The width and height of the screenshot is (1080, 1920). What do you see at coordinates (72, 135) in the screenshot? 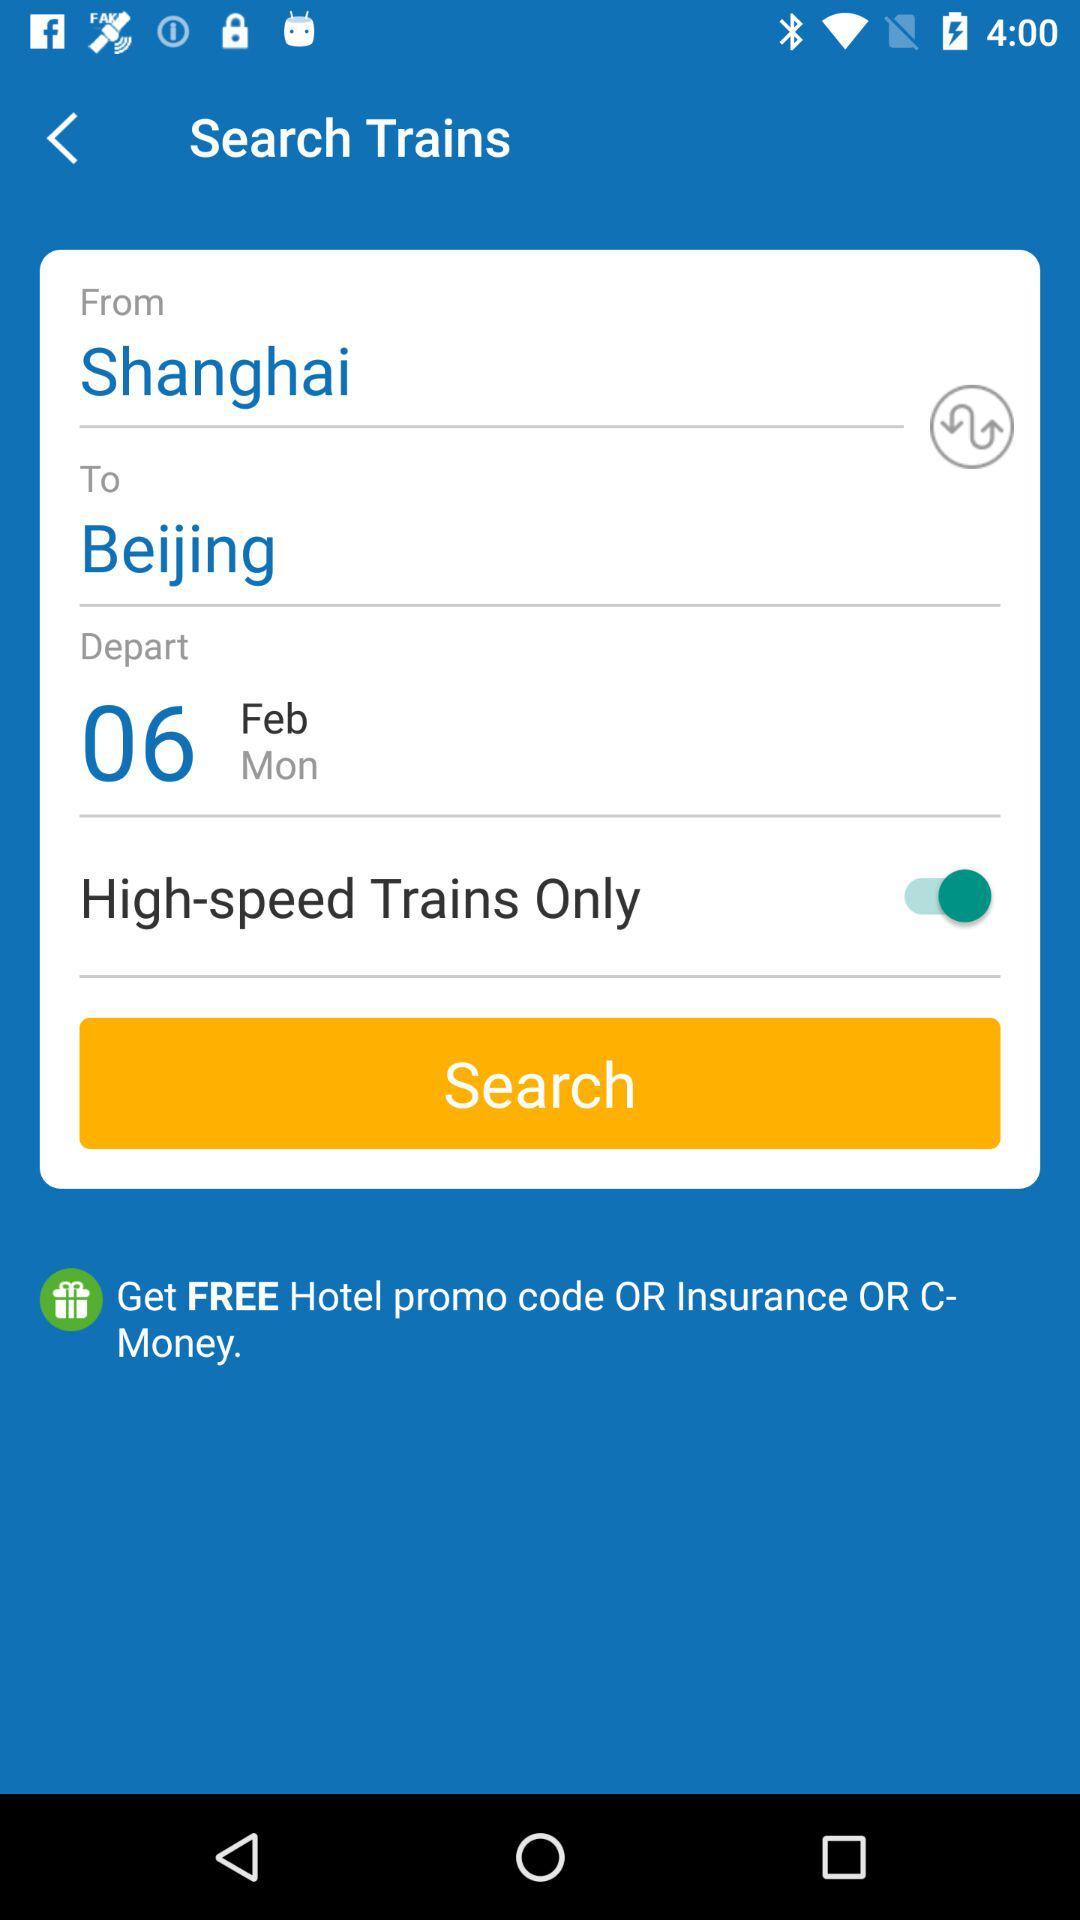
I see `item next to the search trains` at bounding box center [72, 135].